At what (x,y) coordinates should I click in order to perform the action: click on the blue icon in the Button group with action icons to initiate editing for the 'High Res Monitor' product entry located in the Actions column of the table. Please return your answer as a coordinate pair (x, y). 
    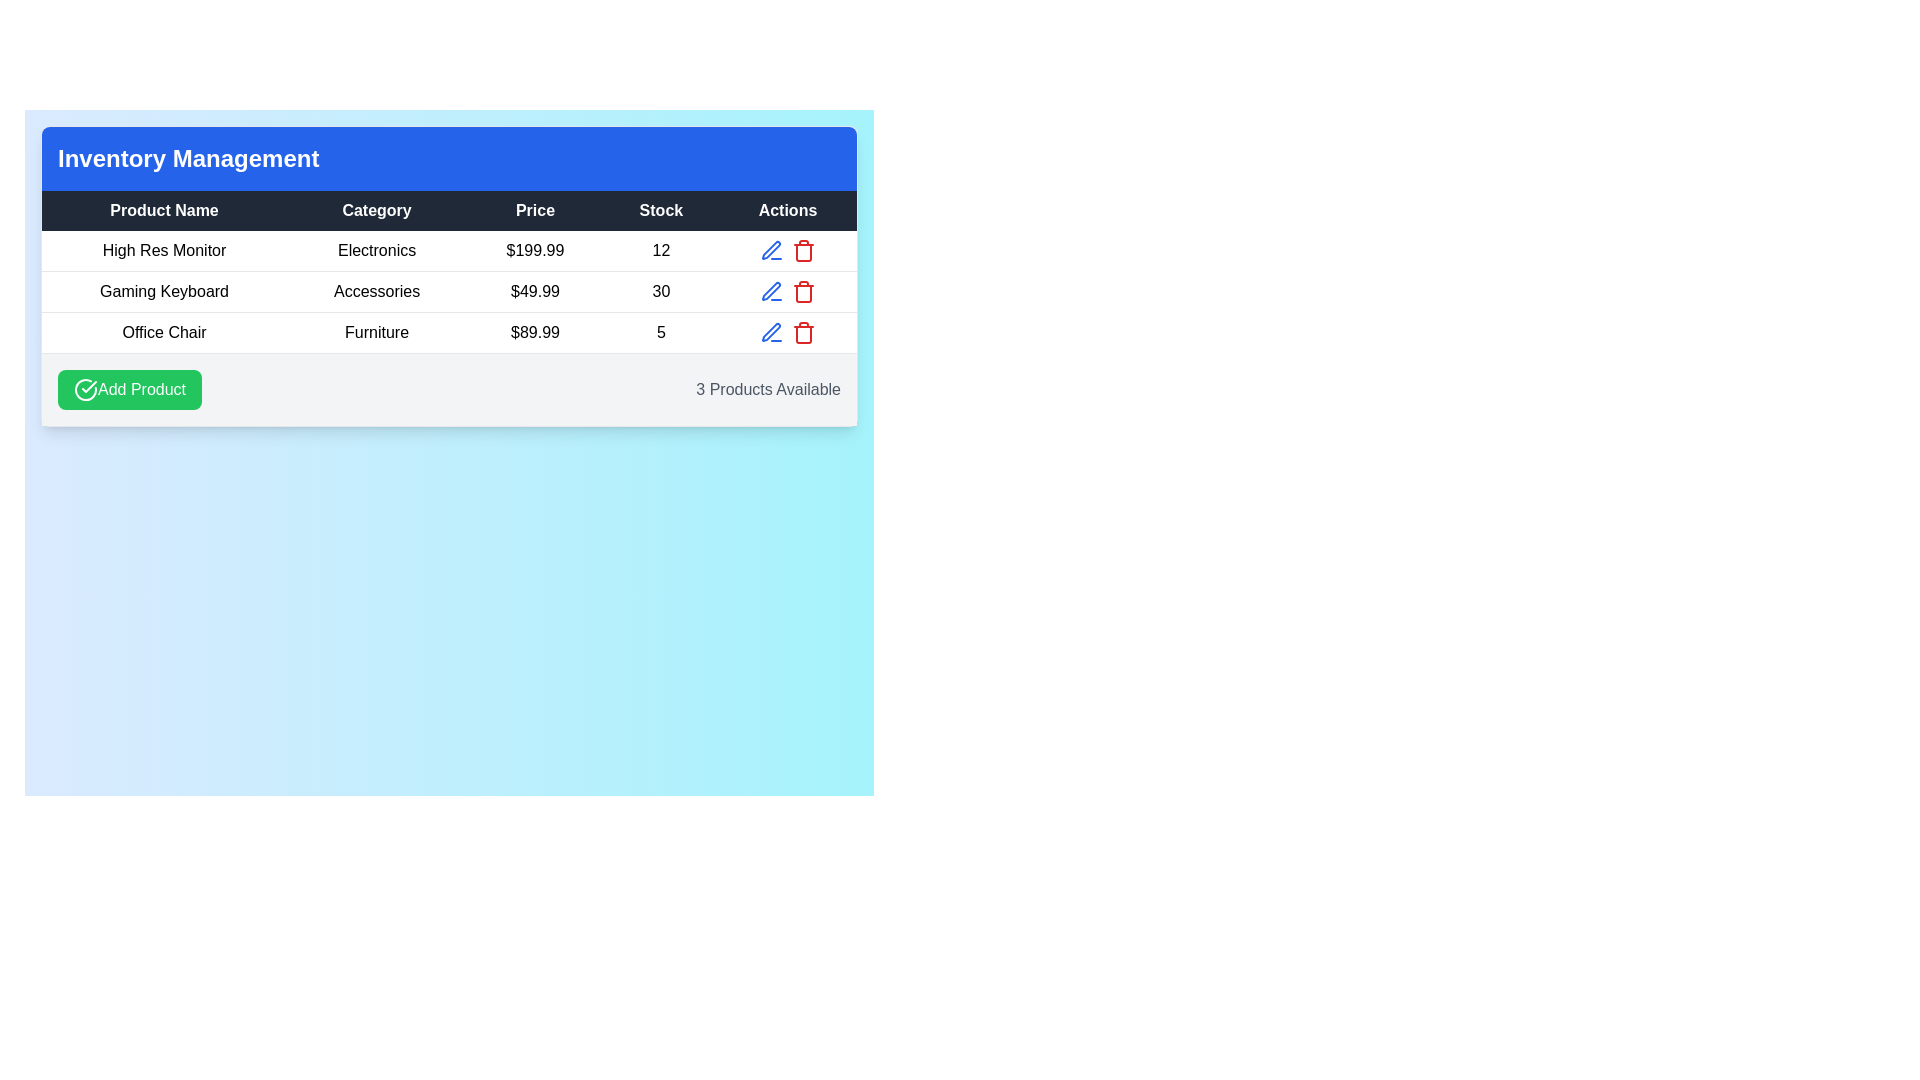
    Looking at the image, I should click on (786, 249).